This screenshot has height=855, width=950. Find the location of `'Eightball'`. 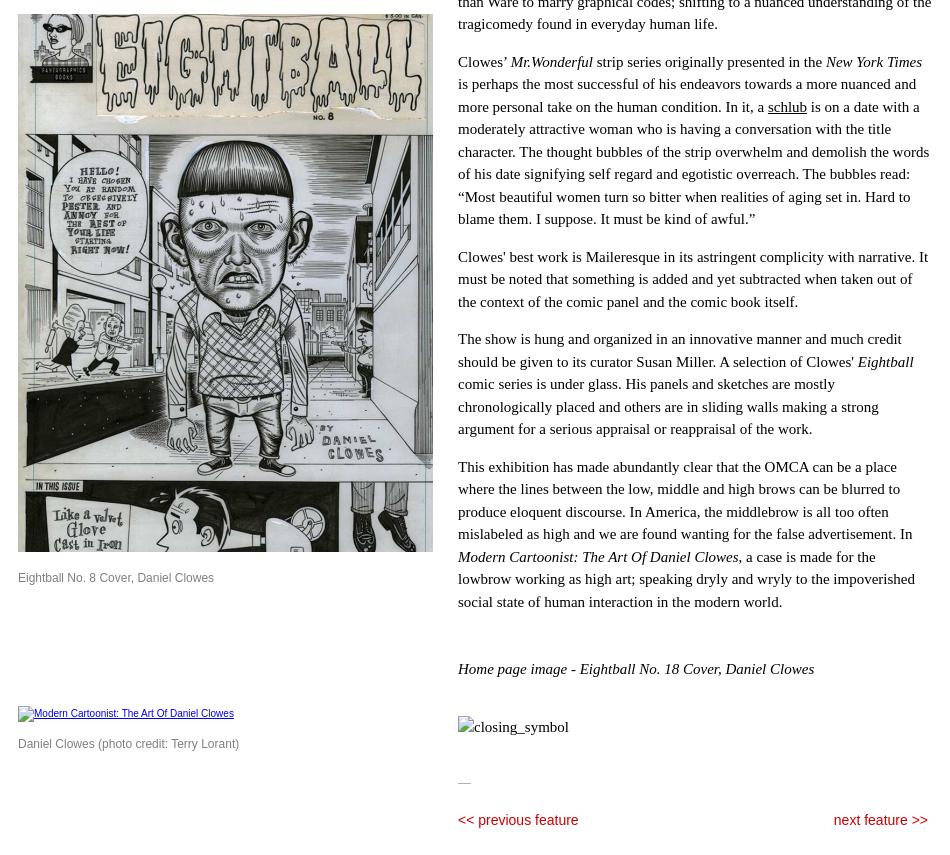

'Eightball' is located at coordinates (884, 360).